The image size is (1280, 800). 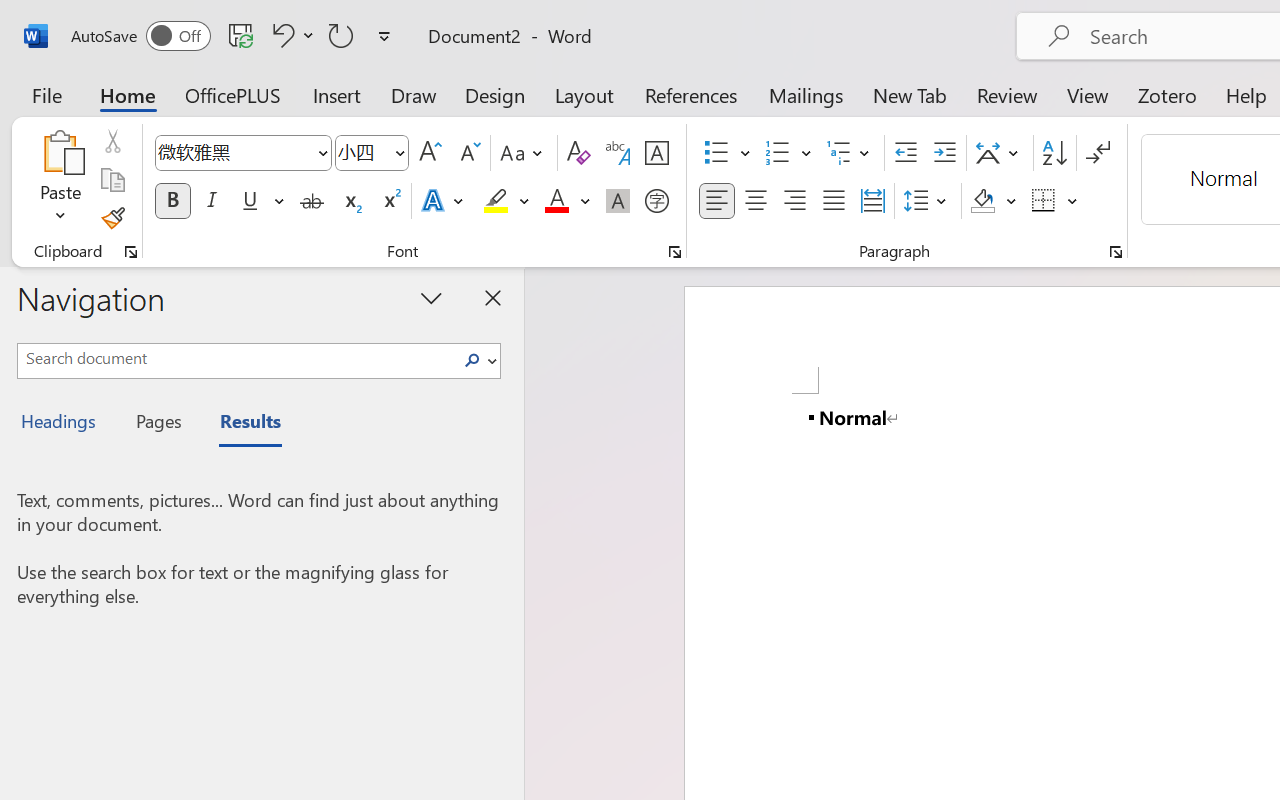 I want to click on 'Results', so click(x=240, y=424).